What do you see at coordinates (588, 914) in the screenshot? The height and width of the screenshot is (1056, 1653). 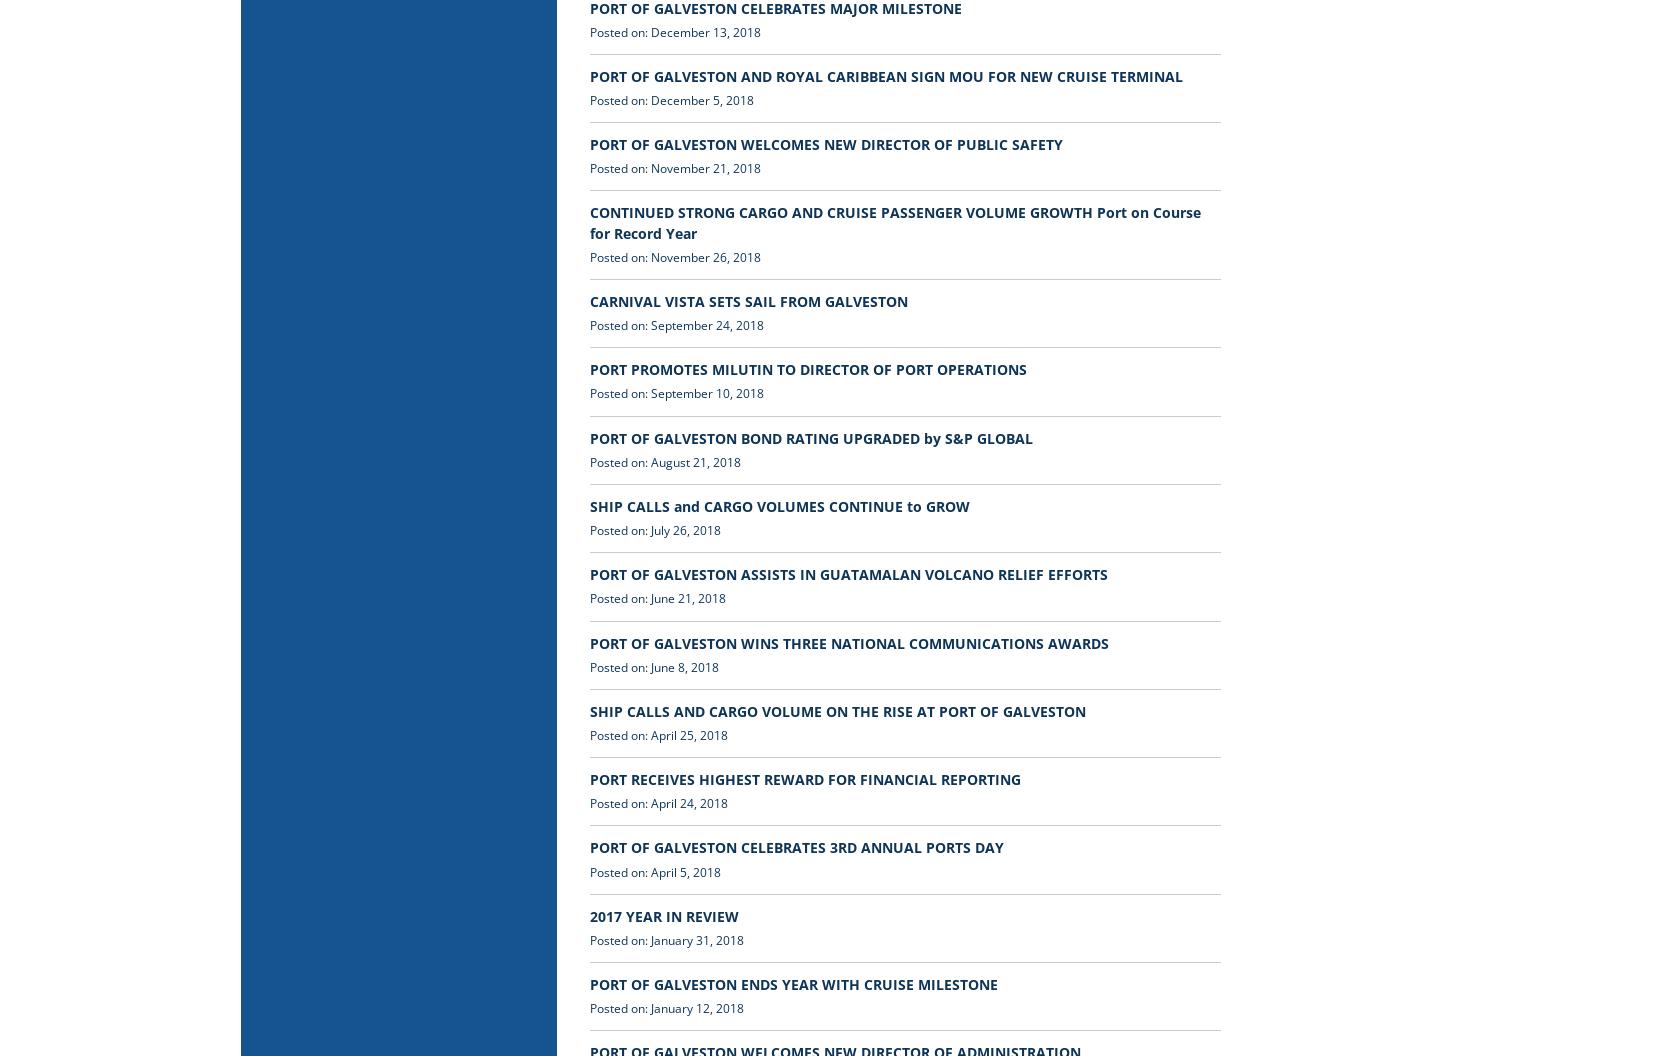 I see `'2017 YEAR IN REVIEW'` at bounding box center [588, 914].